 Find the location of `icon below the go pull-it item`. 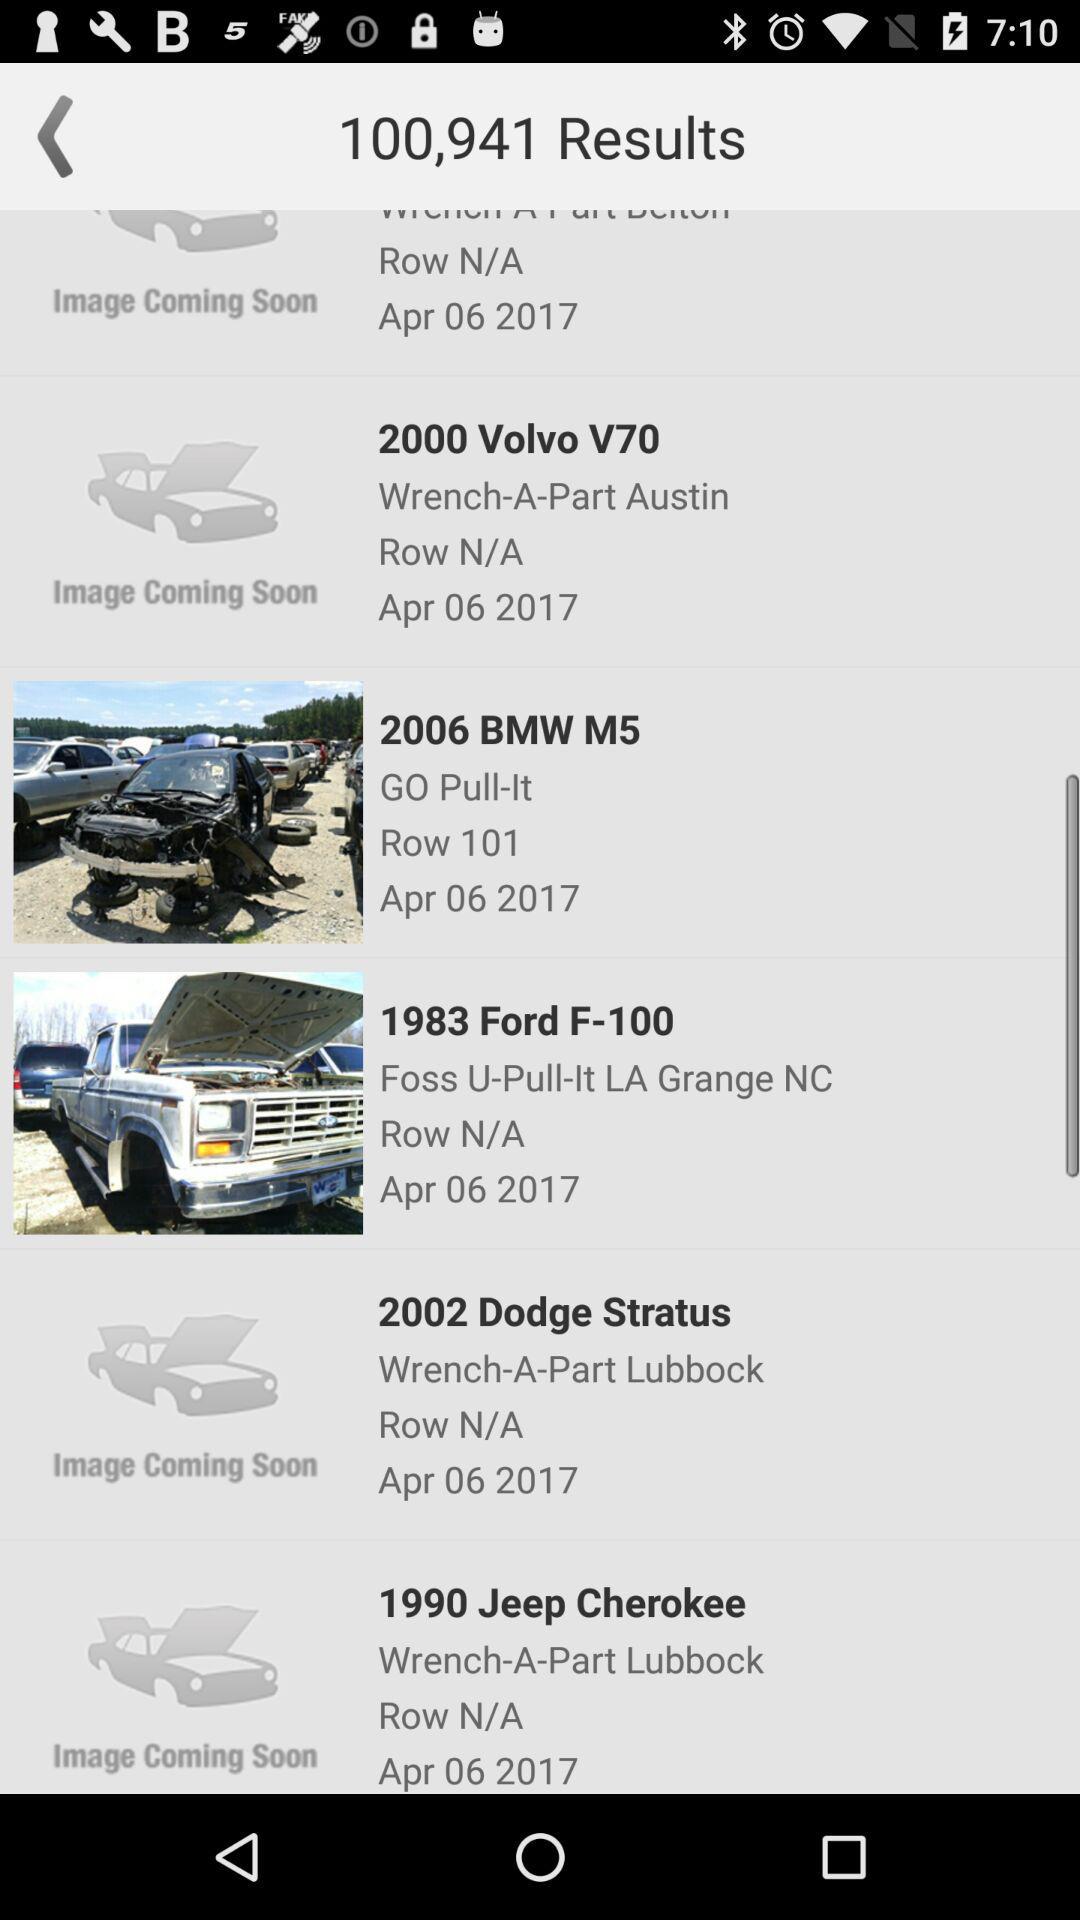

icon below the go pull-it item is located at coordinates (728, 841).